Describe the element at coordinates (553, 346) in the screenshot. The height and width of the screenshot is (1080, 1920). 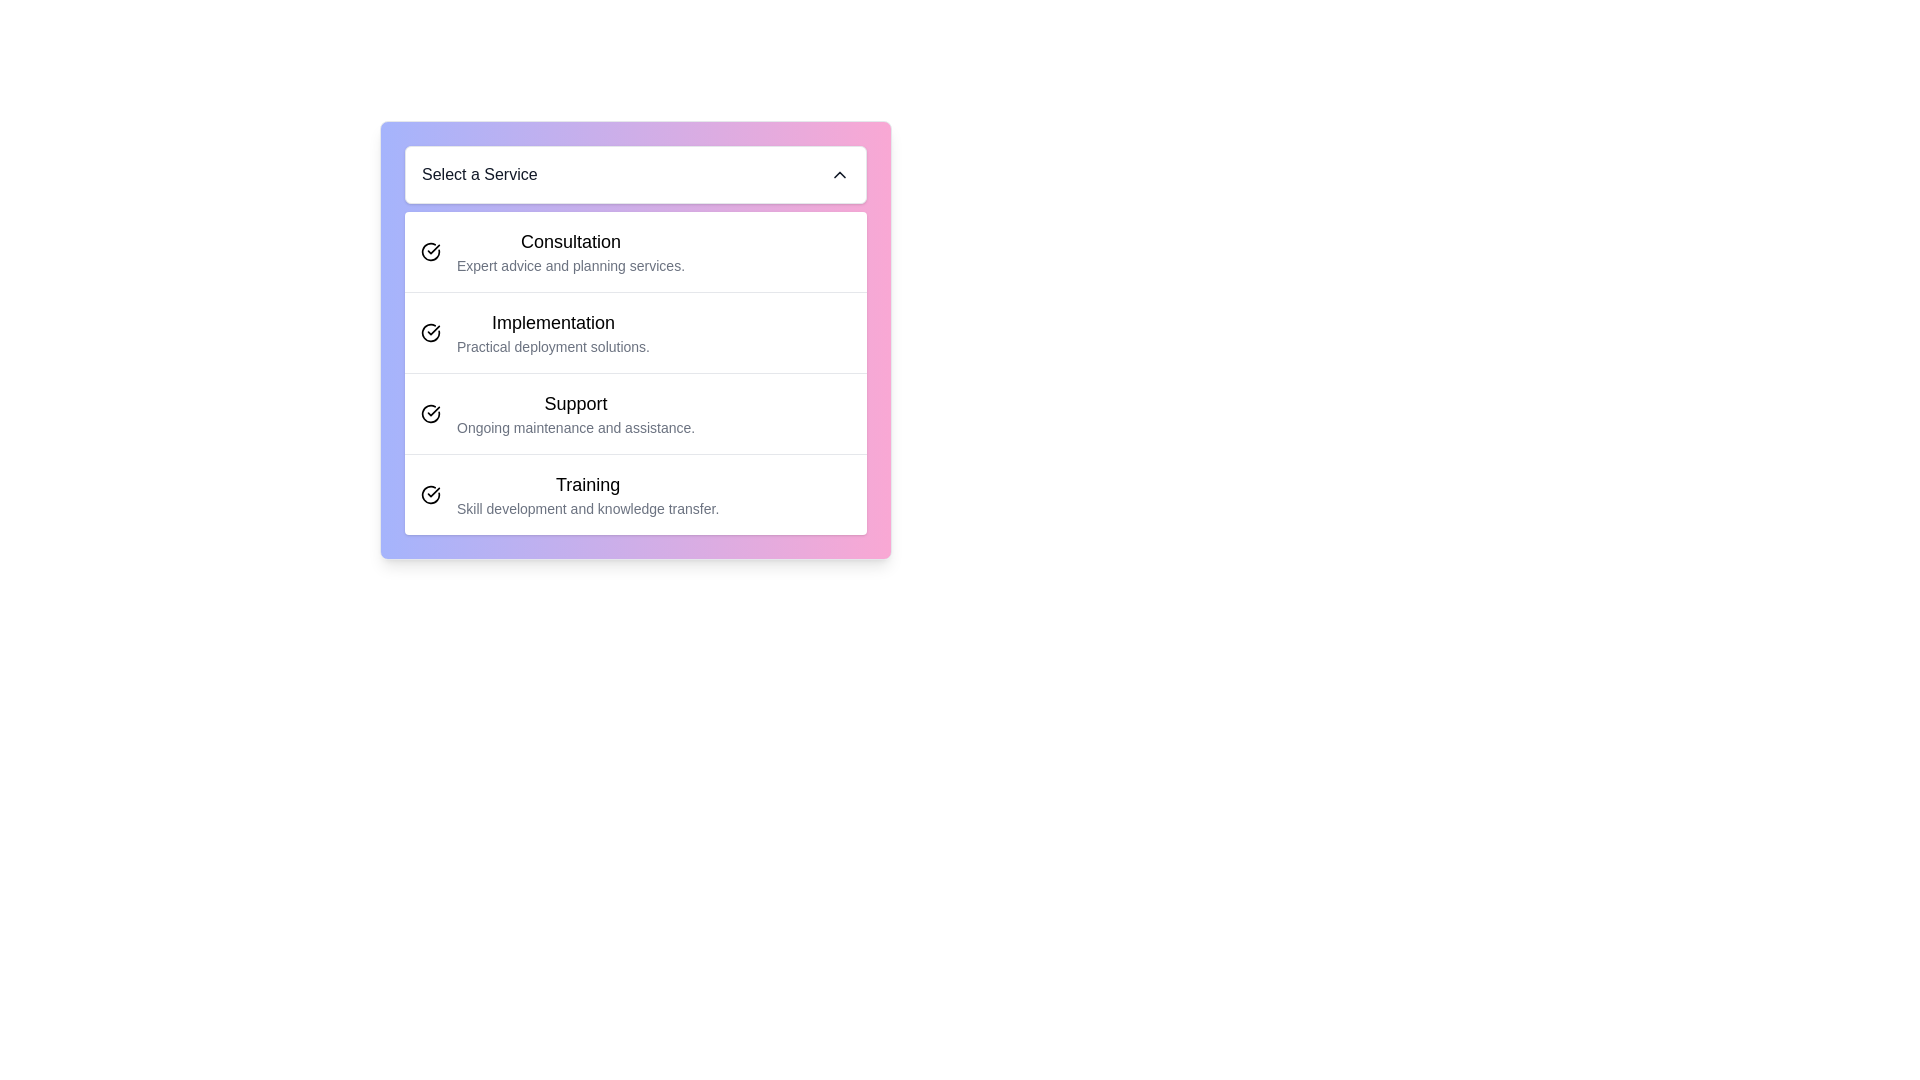
I see `text content of the Text label located in the second entry of the vertical list under the heading 'Implementation', positioned centrally between 'Consultation' and 'Support'` at that location.